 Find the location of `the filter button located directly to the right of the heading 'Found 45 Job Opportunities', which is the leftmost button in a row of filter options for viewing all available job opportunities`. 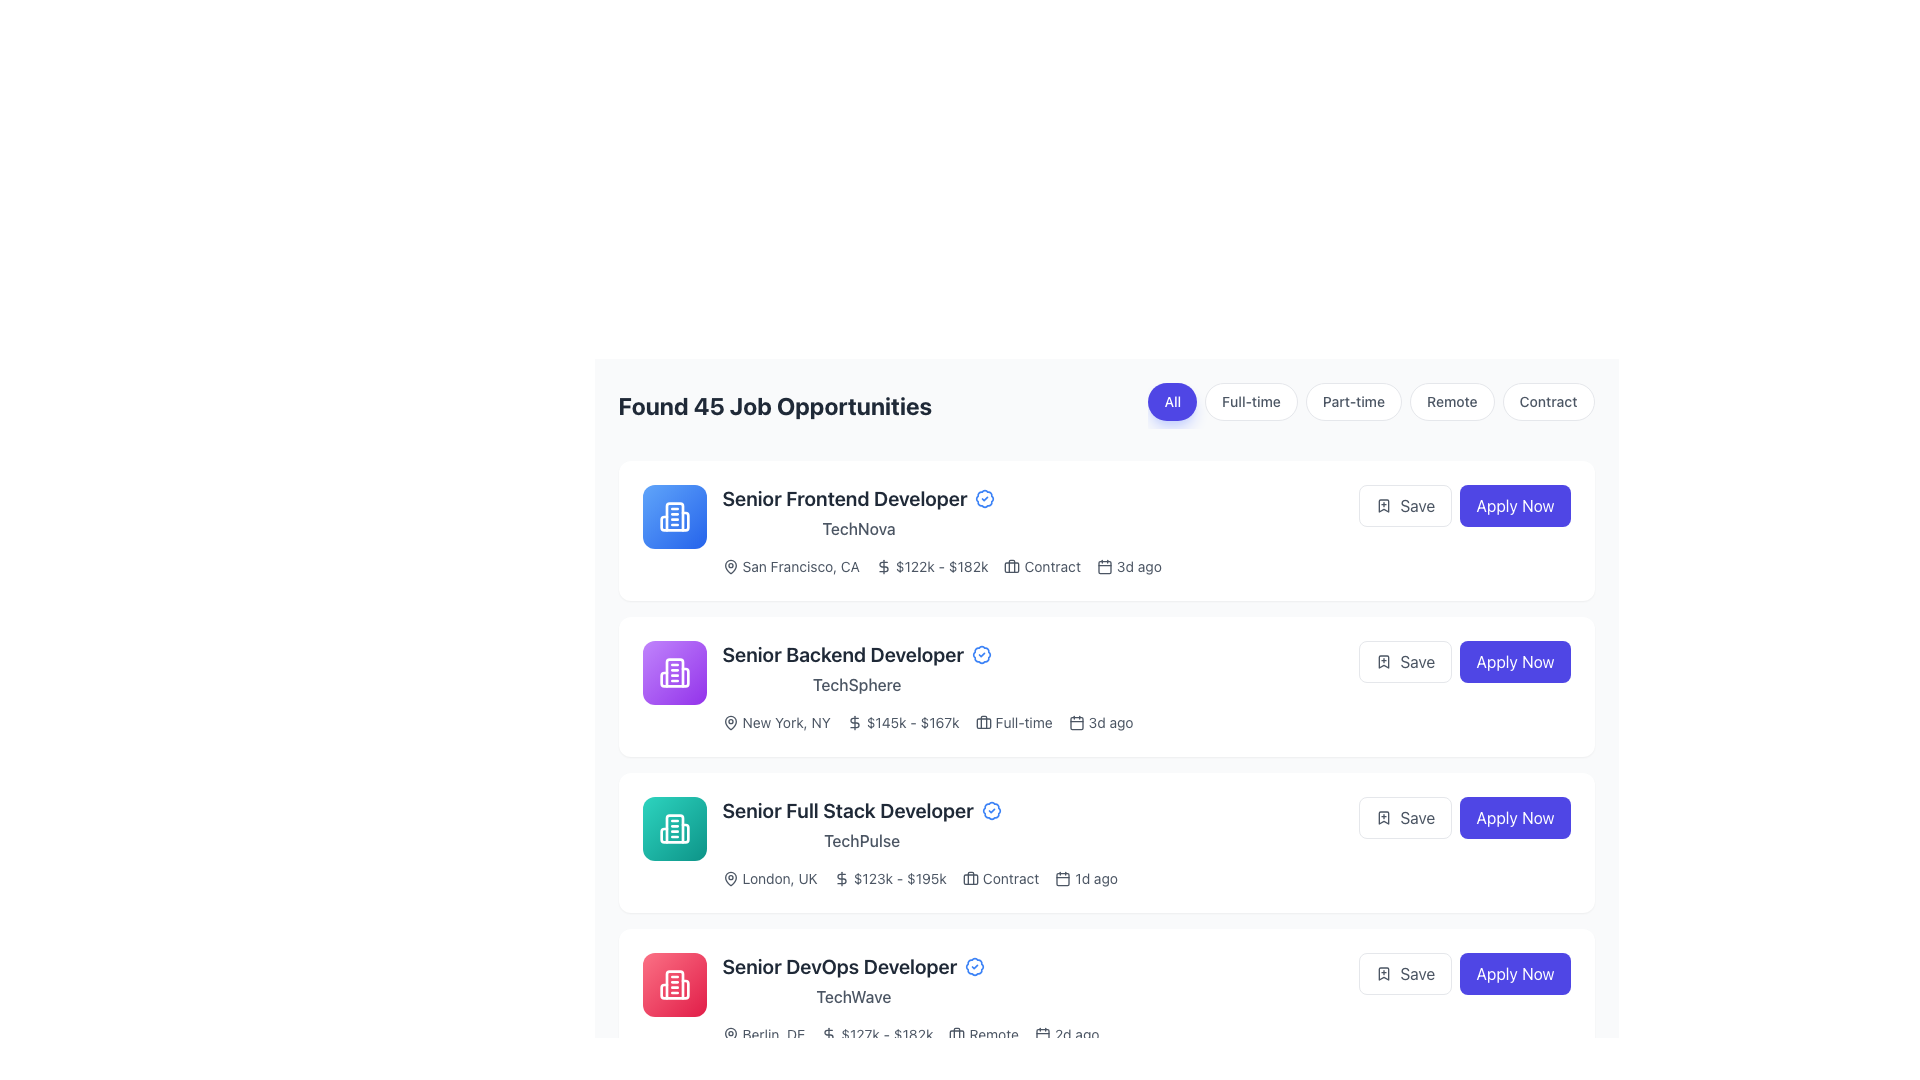

the filter button located directly to the right of the heading 'Found 45 Job Opportunities', which is the leftmost button in a row of filter options for viewing all available job opportunities is located at coordinates (1172, 401).